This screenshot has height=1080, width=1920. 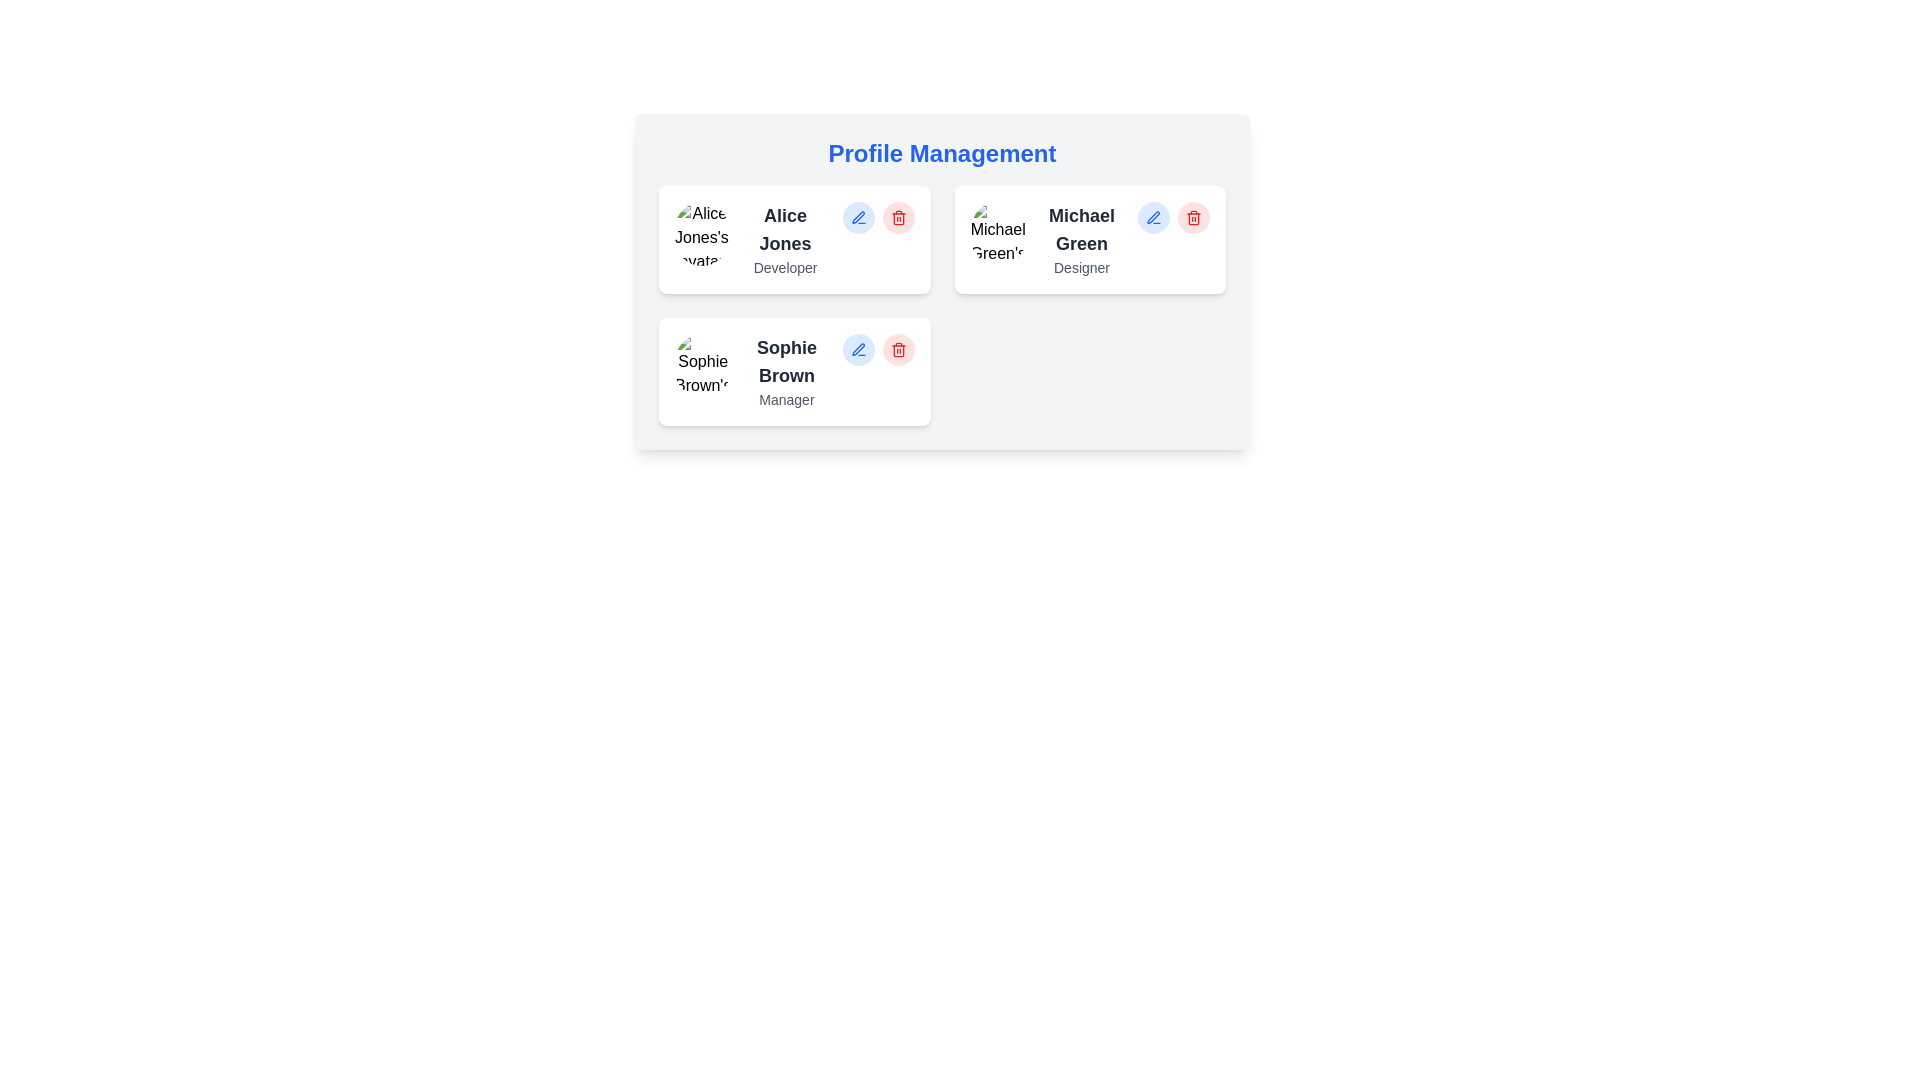 What do you see at coordinates (701, 233) in the screenshot?
I see `the circular profile avatar image for Alice Jones, which is positioned at the top-left corner of her profile card` at bounding box center [701, 233].